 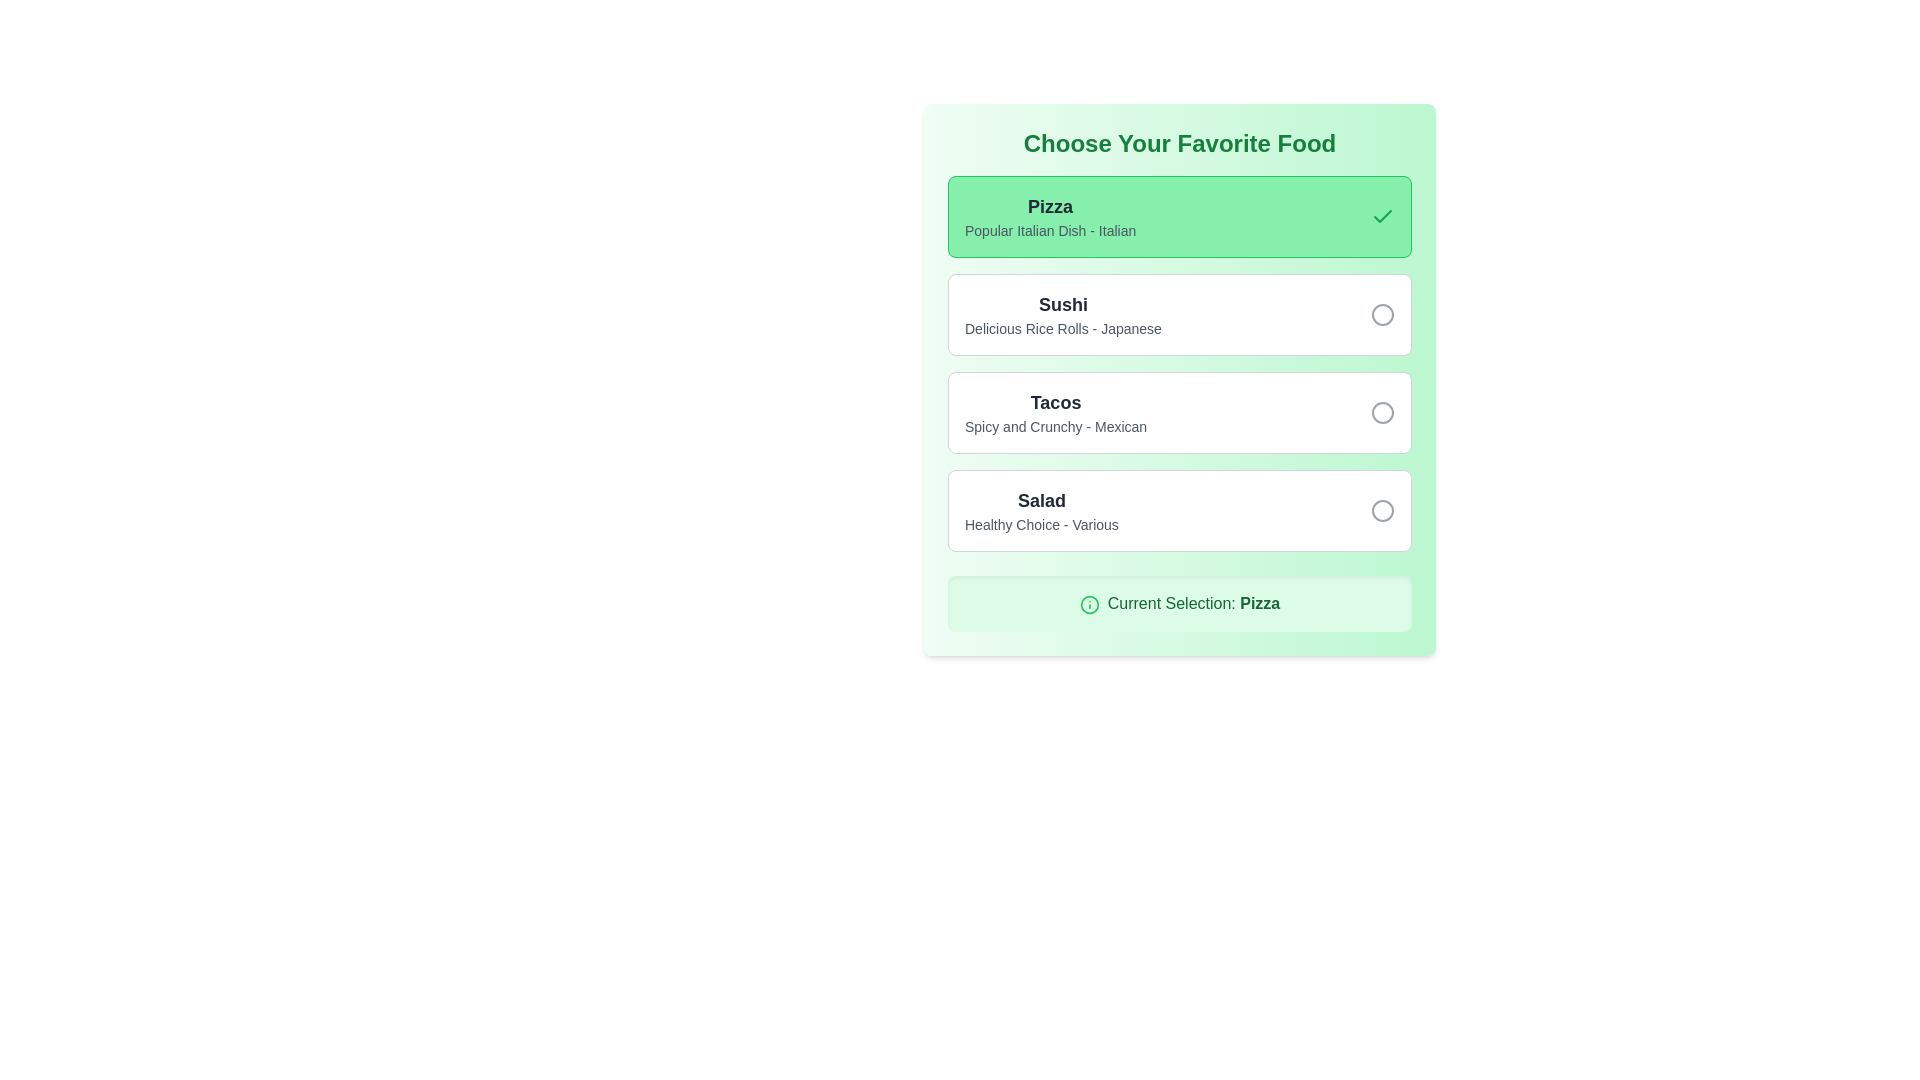 I want to click on descriptive subtitle text element located below the 'Pizza' heading in the food options list, so click(x=1049, y=230).